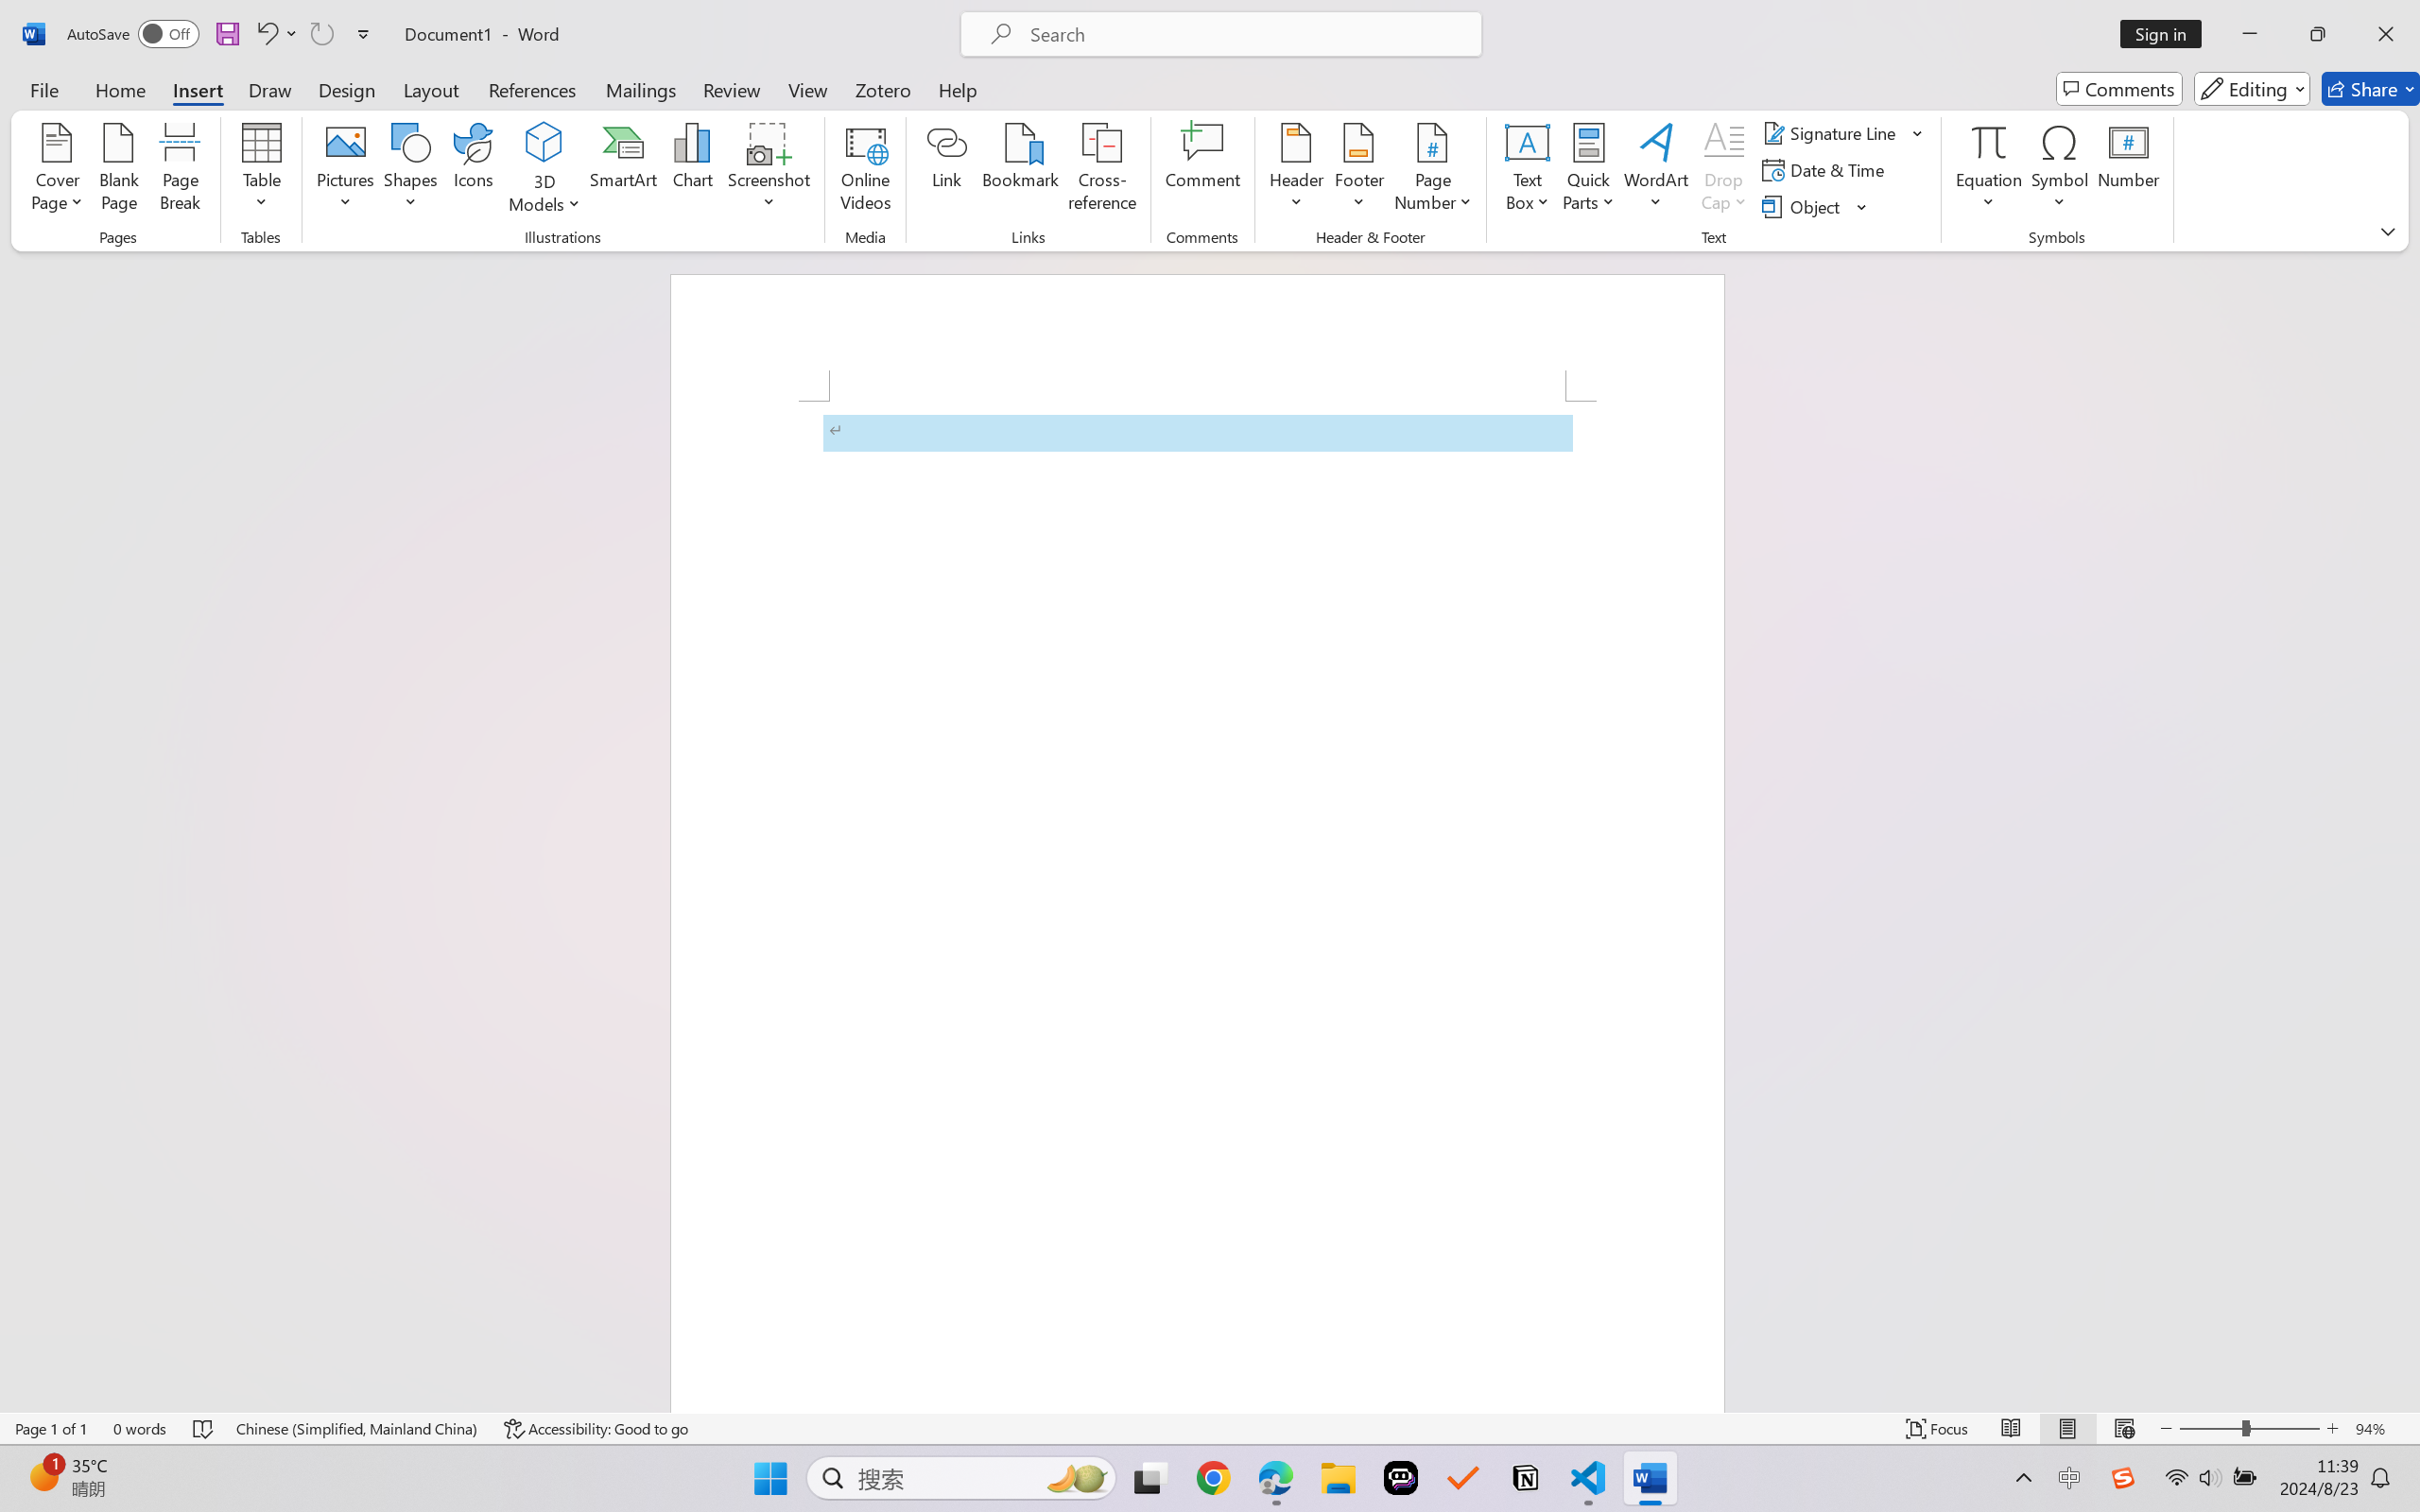  I want to click on 'Symbol', so click(2058, 170).